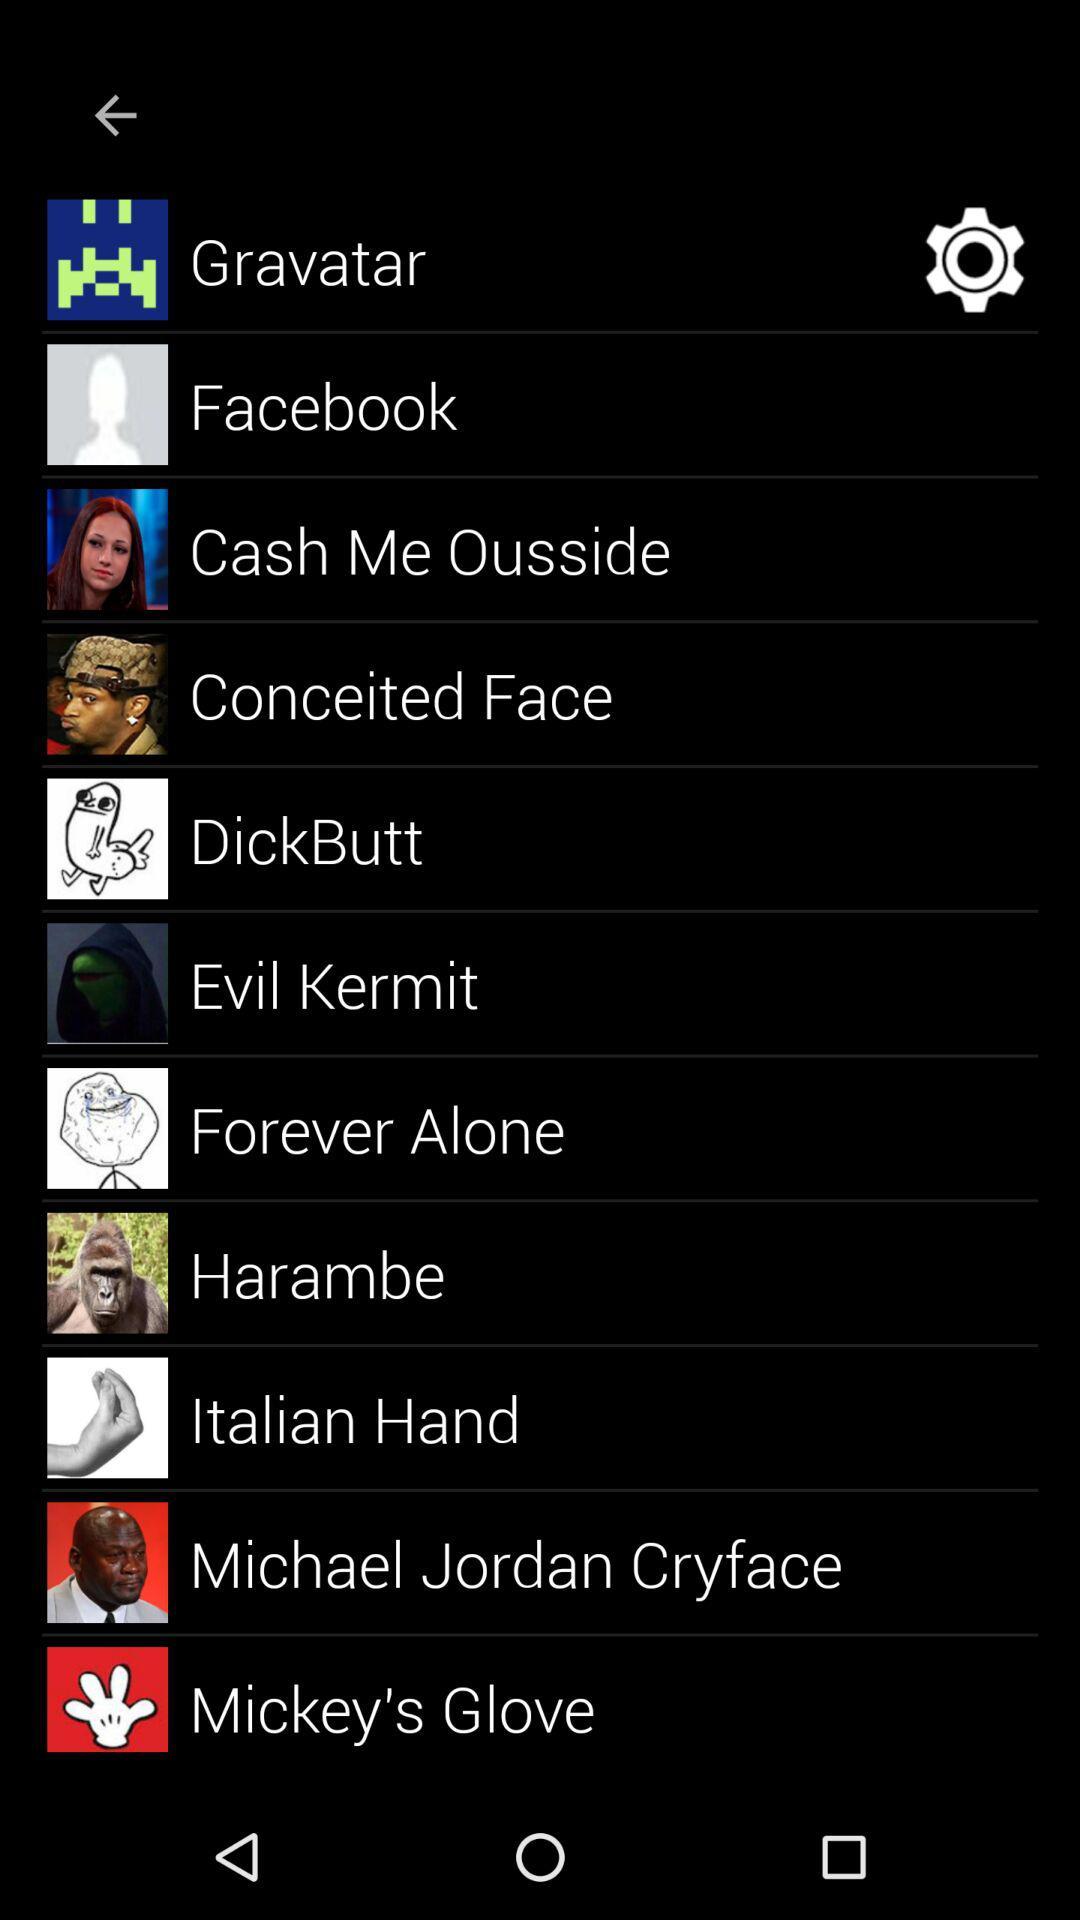 Image resolution: width=1080 pixels, height=1920 pixels. I want to click on settings, so click(974, 258).